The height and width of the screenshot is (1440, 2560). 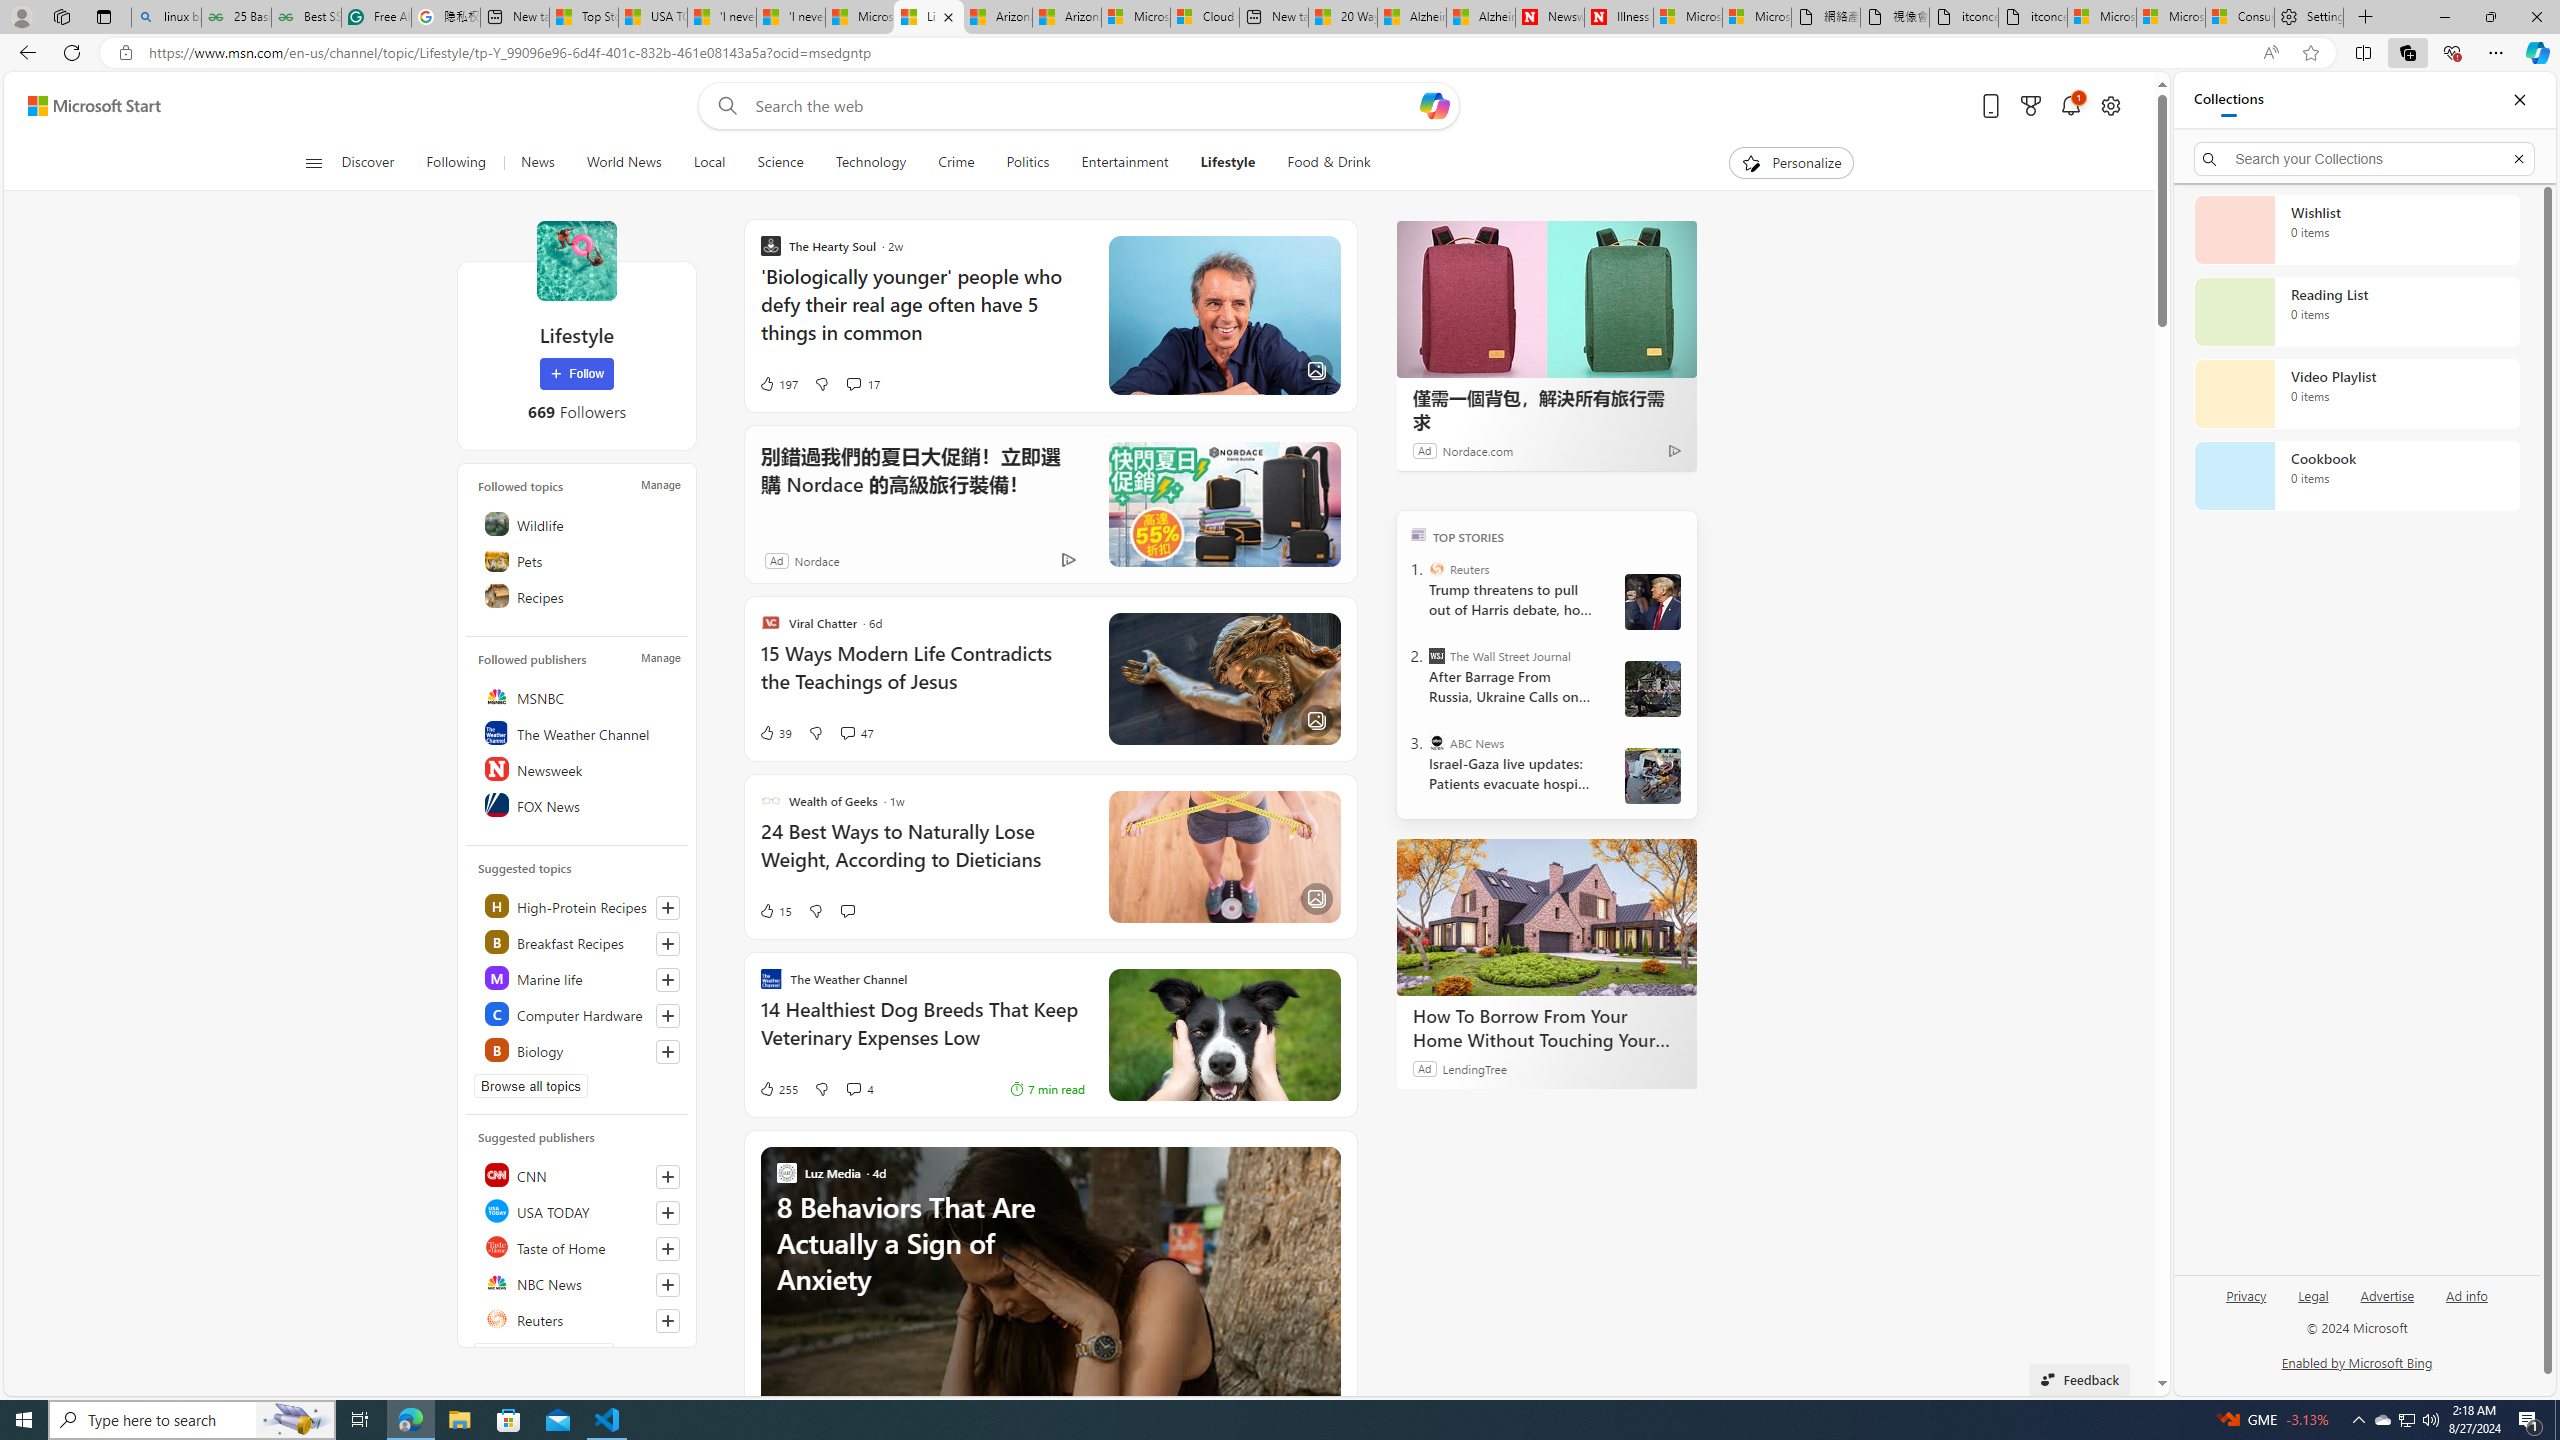 What do you see at coordinates (2519, 158) in the screenshot?
I see `'Exit search'` at bounding box center [2519, 158].